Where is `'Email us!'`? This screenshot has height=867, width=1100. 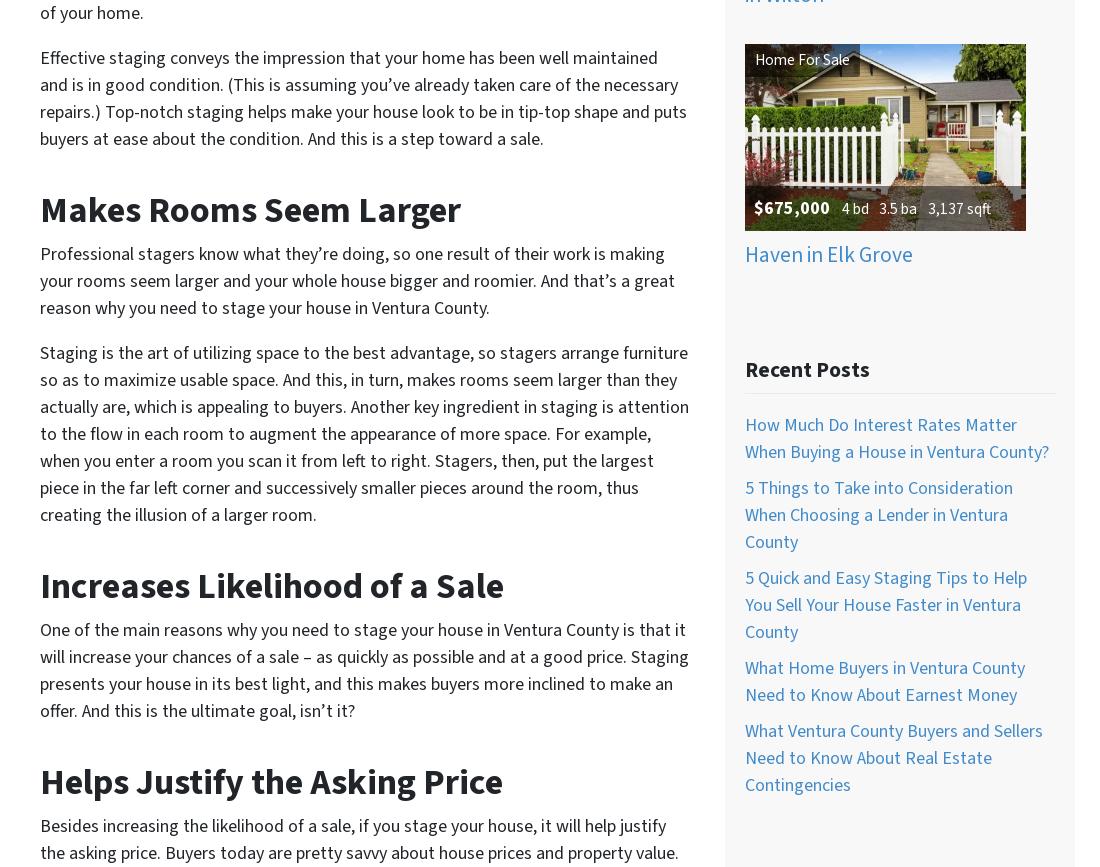
'Email us!' is located at coordinates (600, 49).